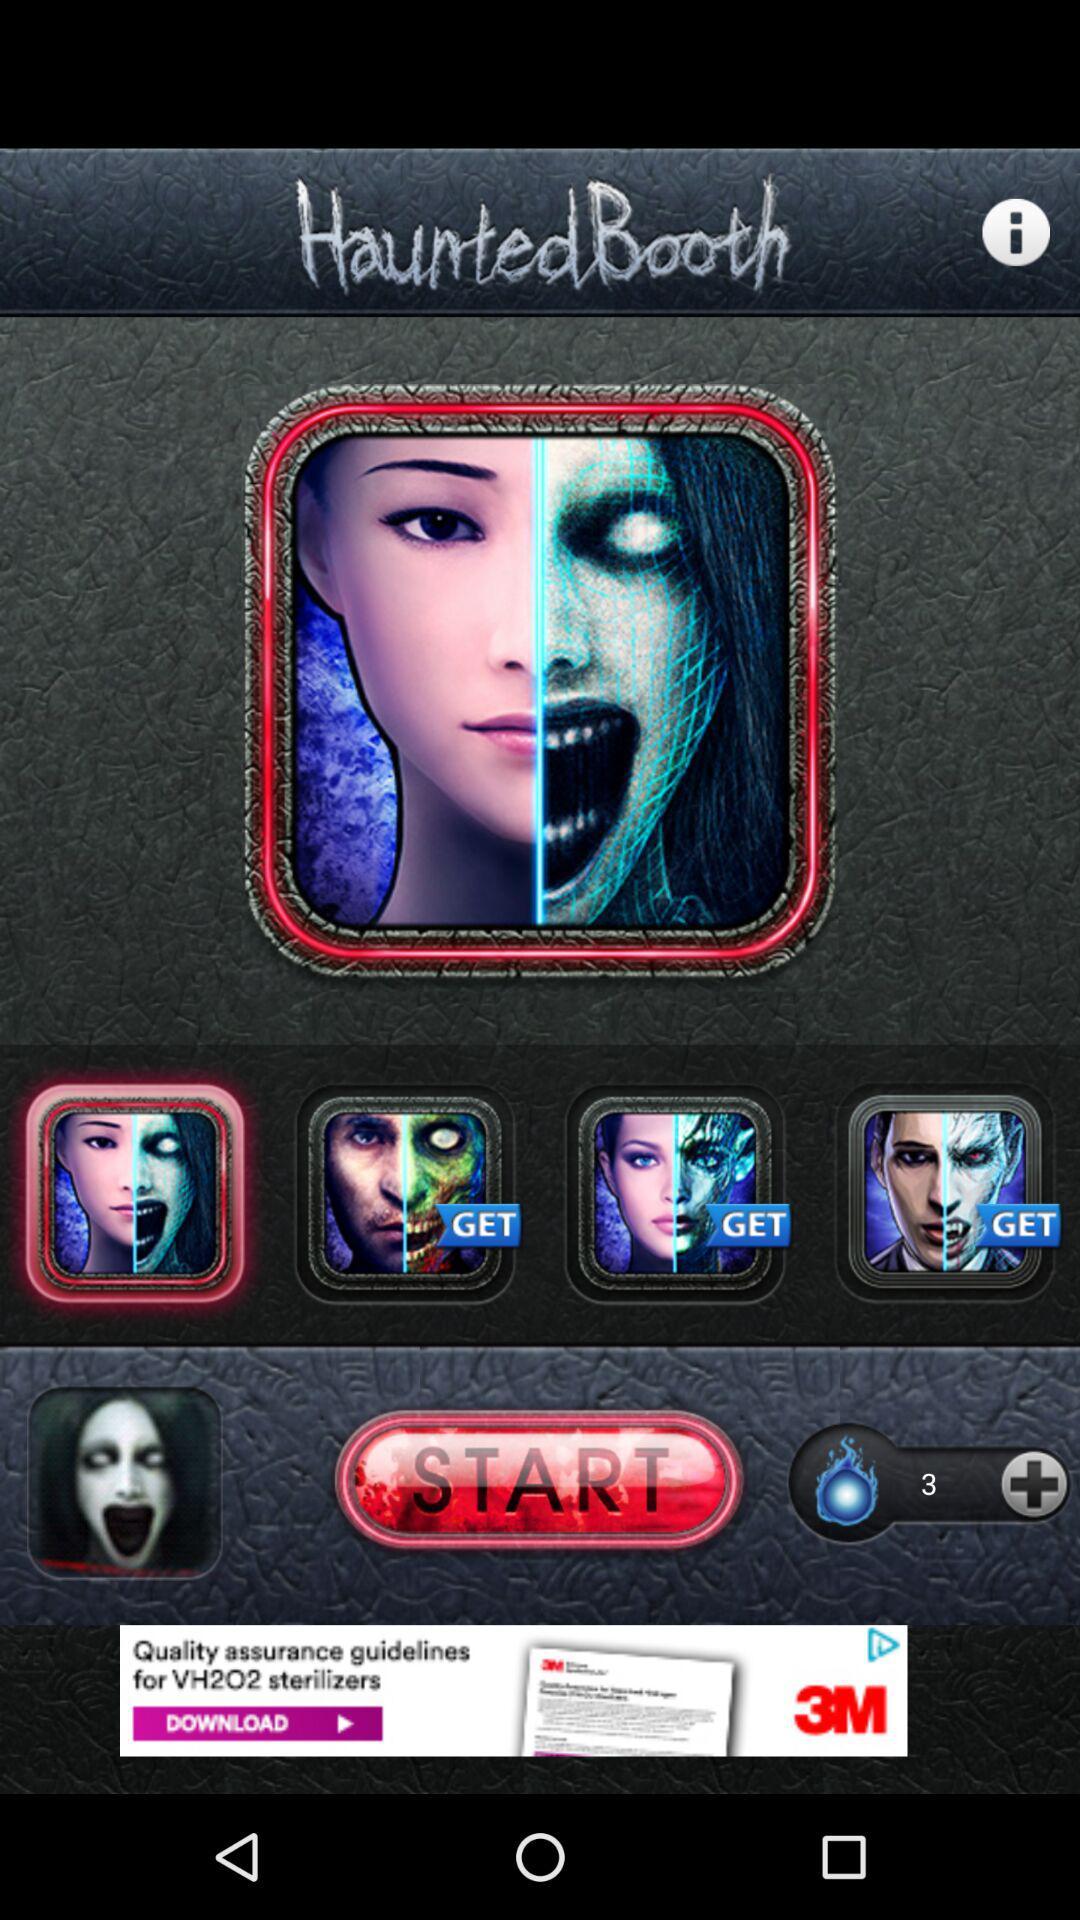 The height and width of the screenshot is (1920, 1080). What do you see at coordinates (538, 1483) in the screenshot?
I see `start meshing photos` at bounding box center [538, 1483].